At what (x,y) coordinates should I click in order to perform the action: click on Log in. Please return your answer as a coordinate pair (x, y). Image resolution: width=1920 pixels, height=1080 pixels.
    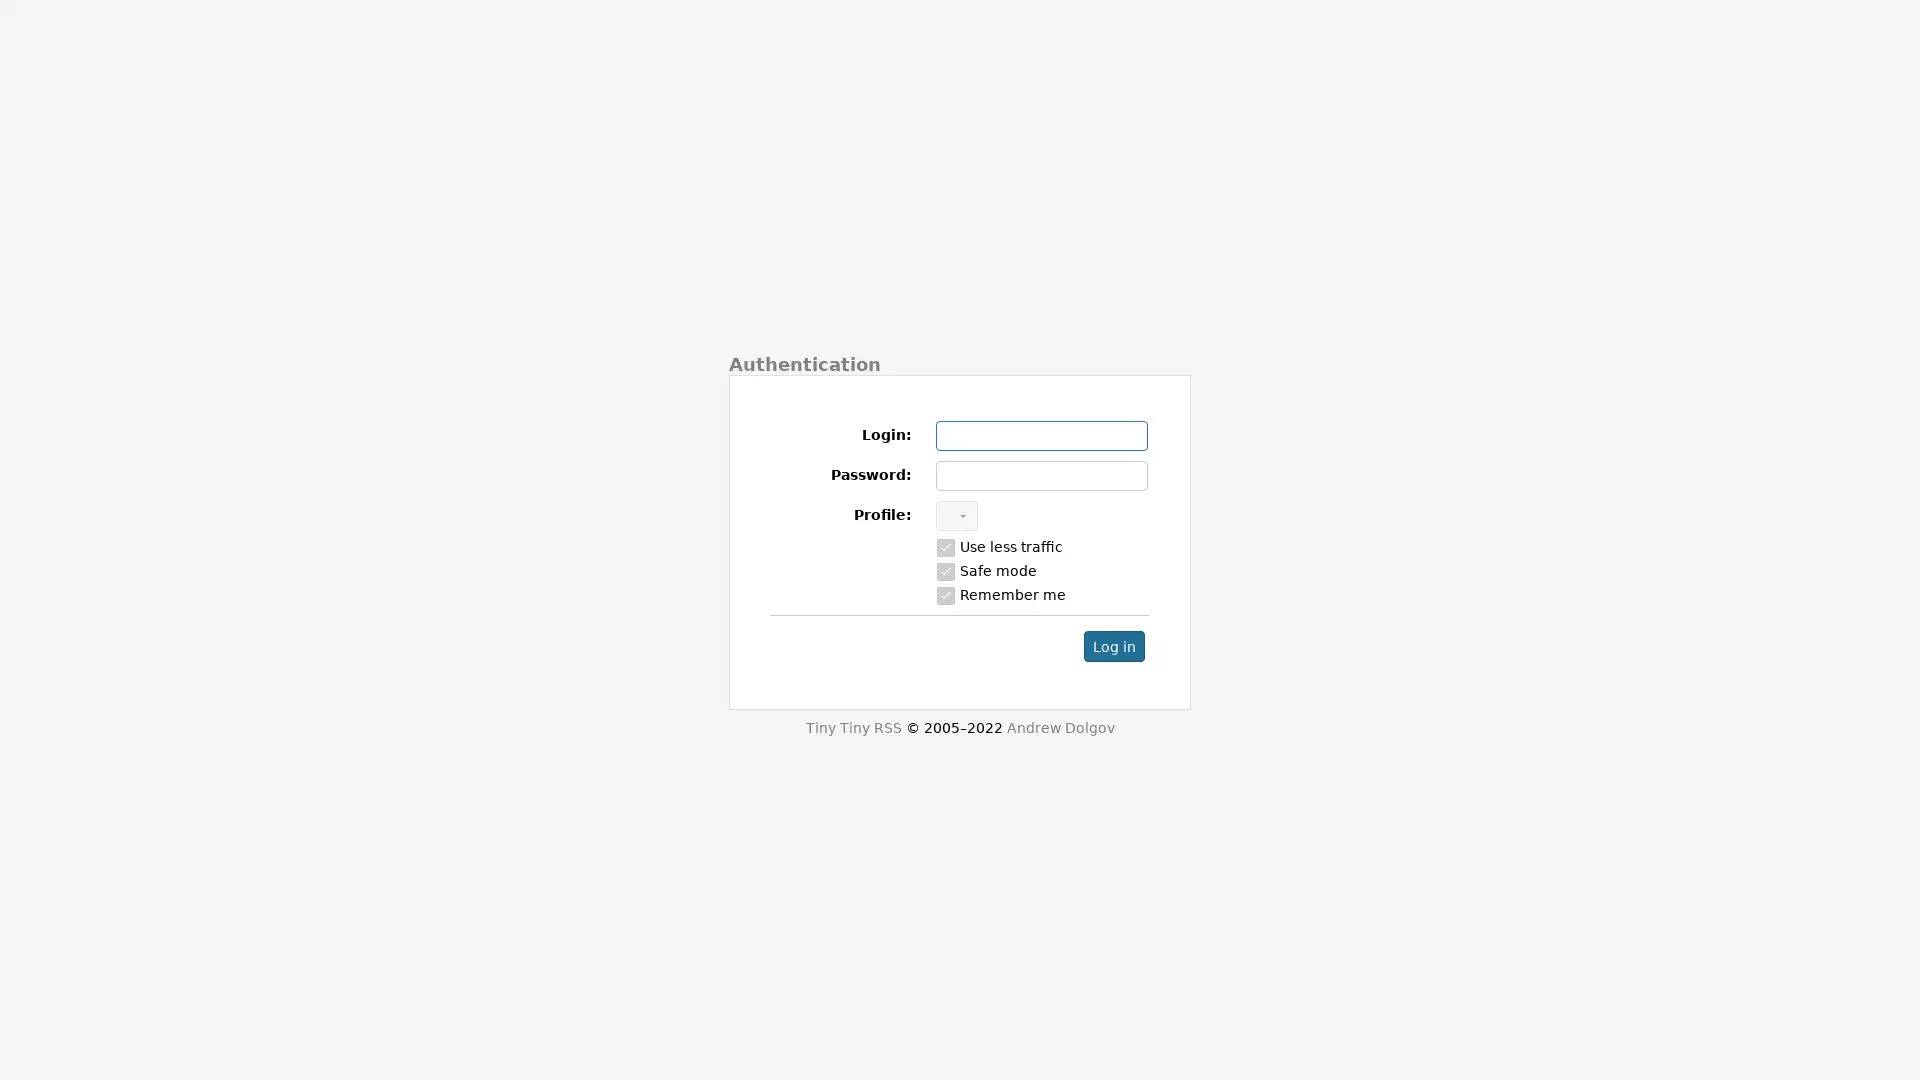
    Looking at the image, I should click on (1113, 645).